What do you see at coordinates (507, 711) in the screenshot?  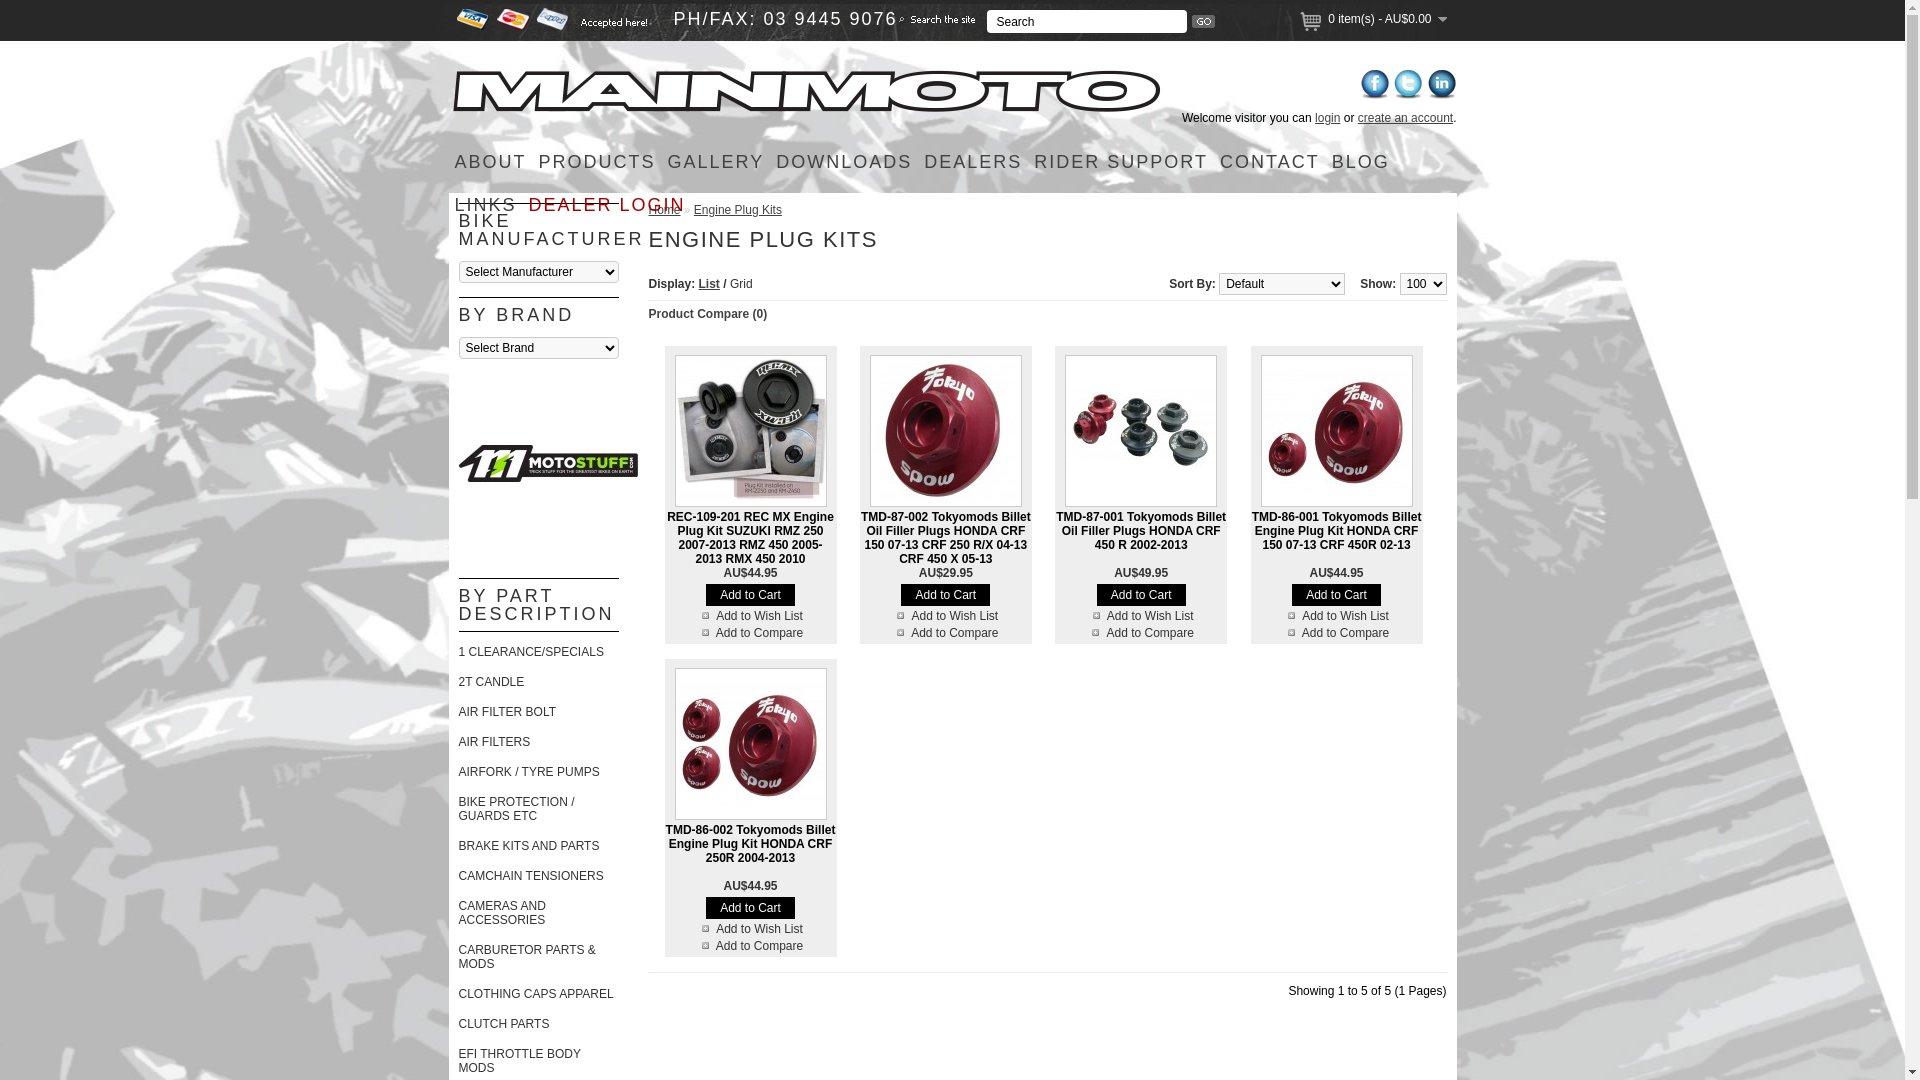 I see `'AIR FILTER BOLT'` at bounding box center [507, 711].